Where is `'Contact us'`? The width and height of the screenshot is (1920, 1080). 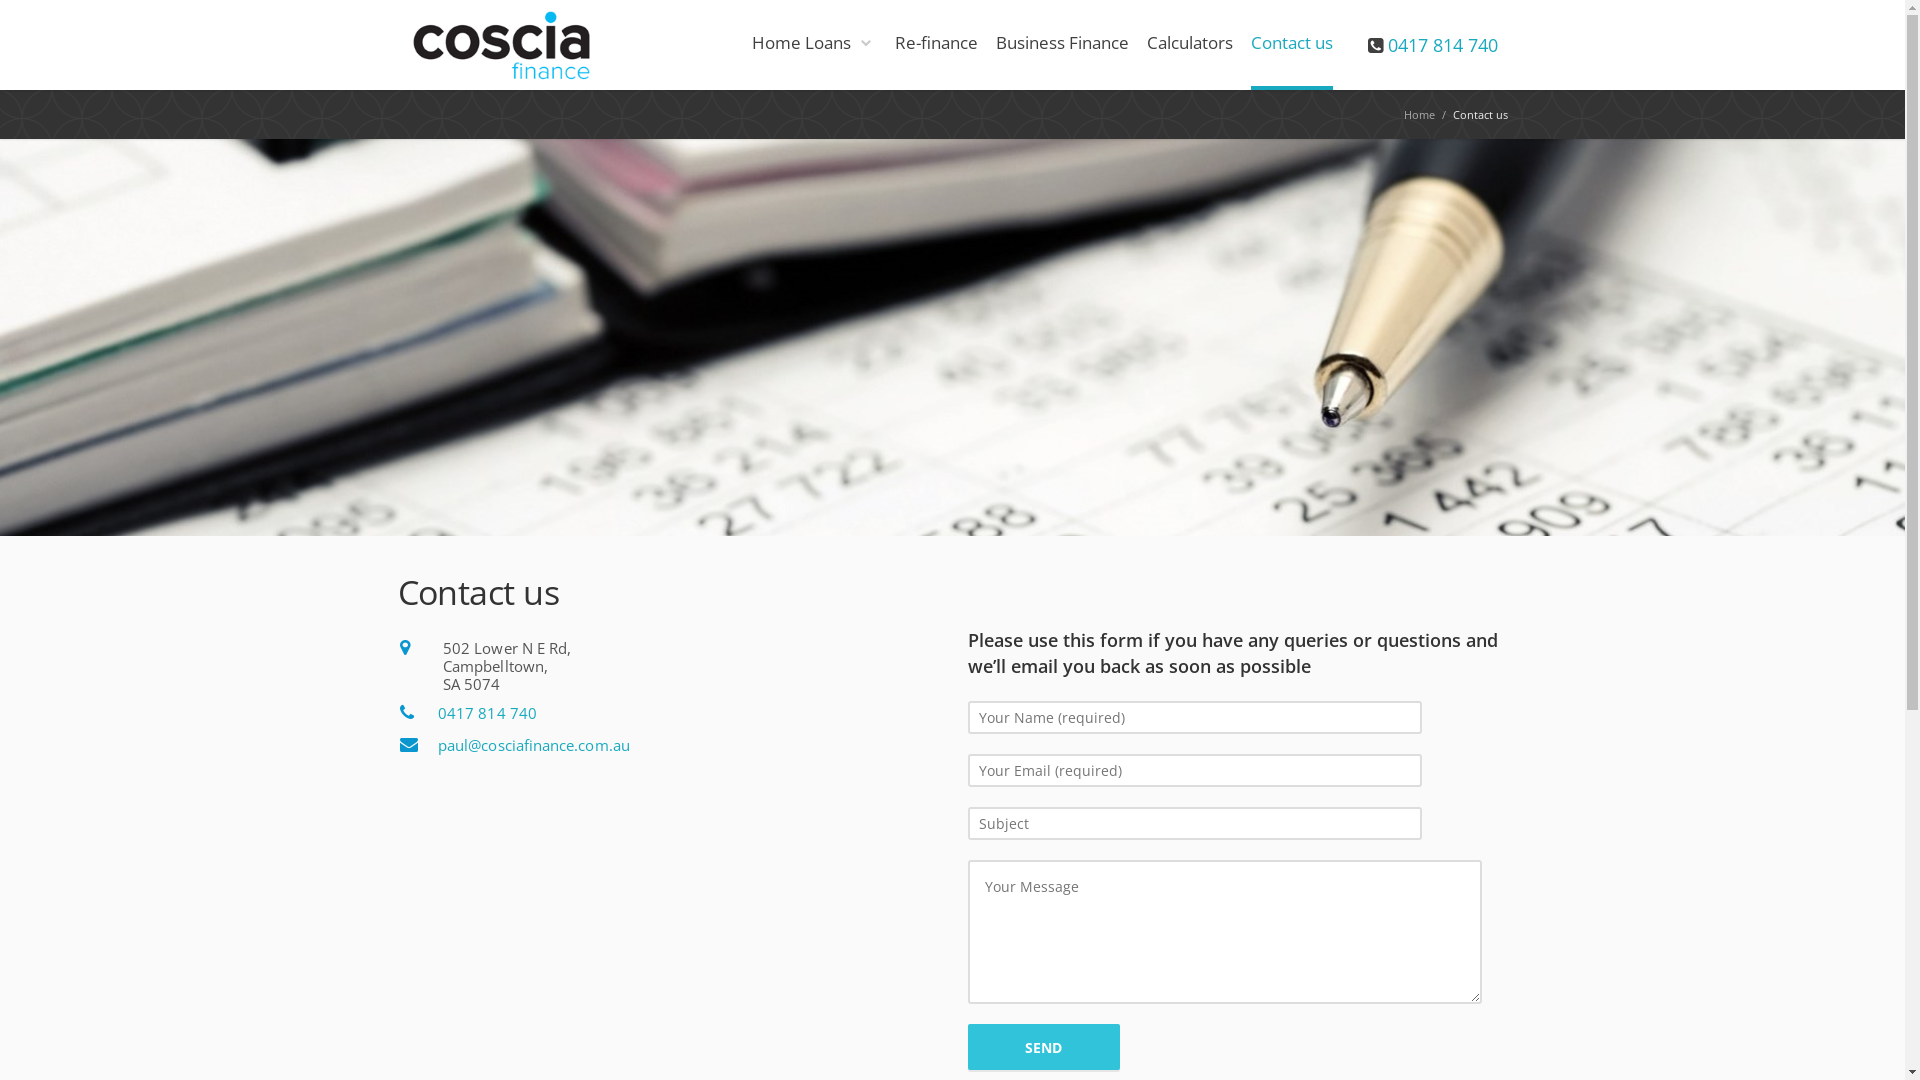
'Contact us' is located at coordinates (1291, 45).